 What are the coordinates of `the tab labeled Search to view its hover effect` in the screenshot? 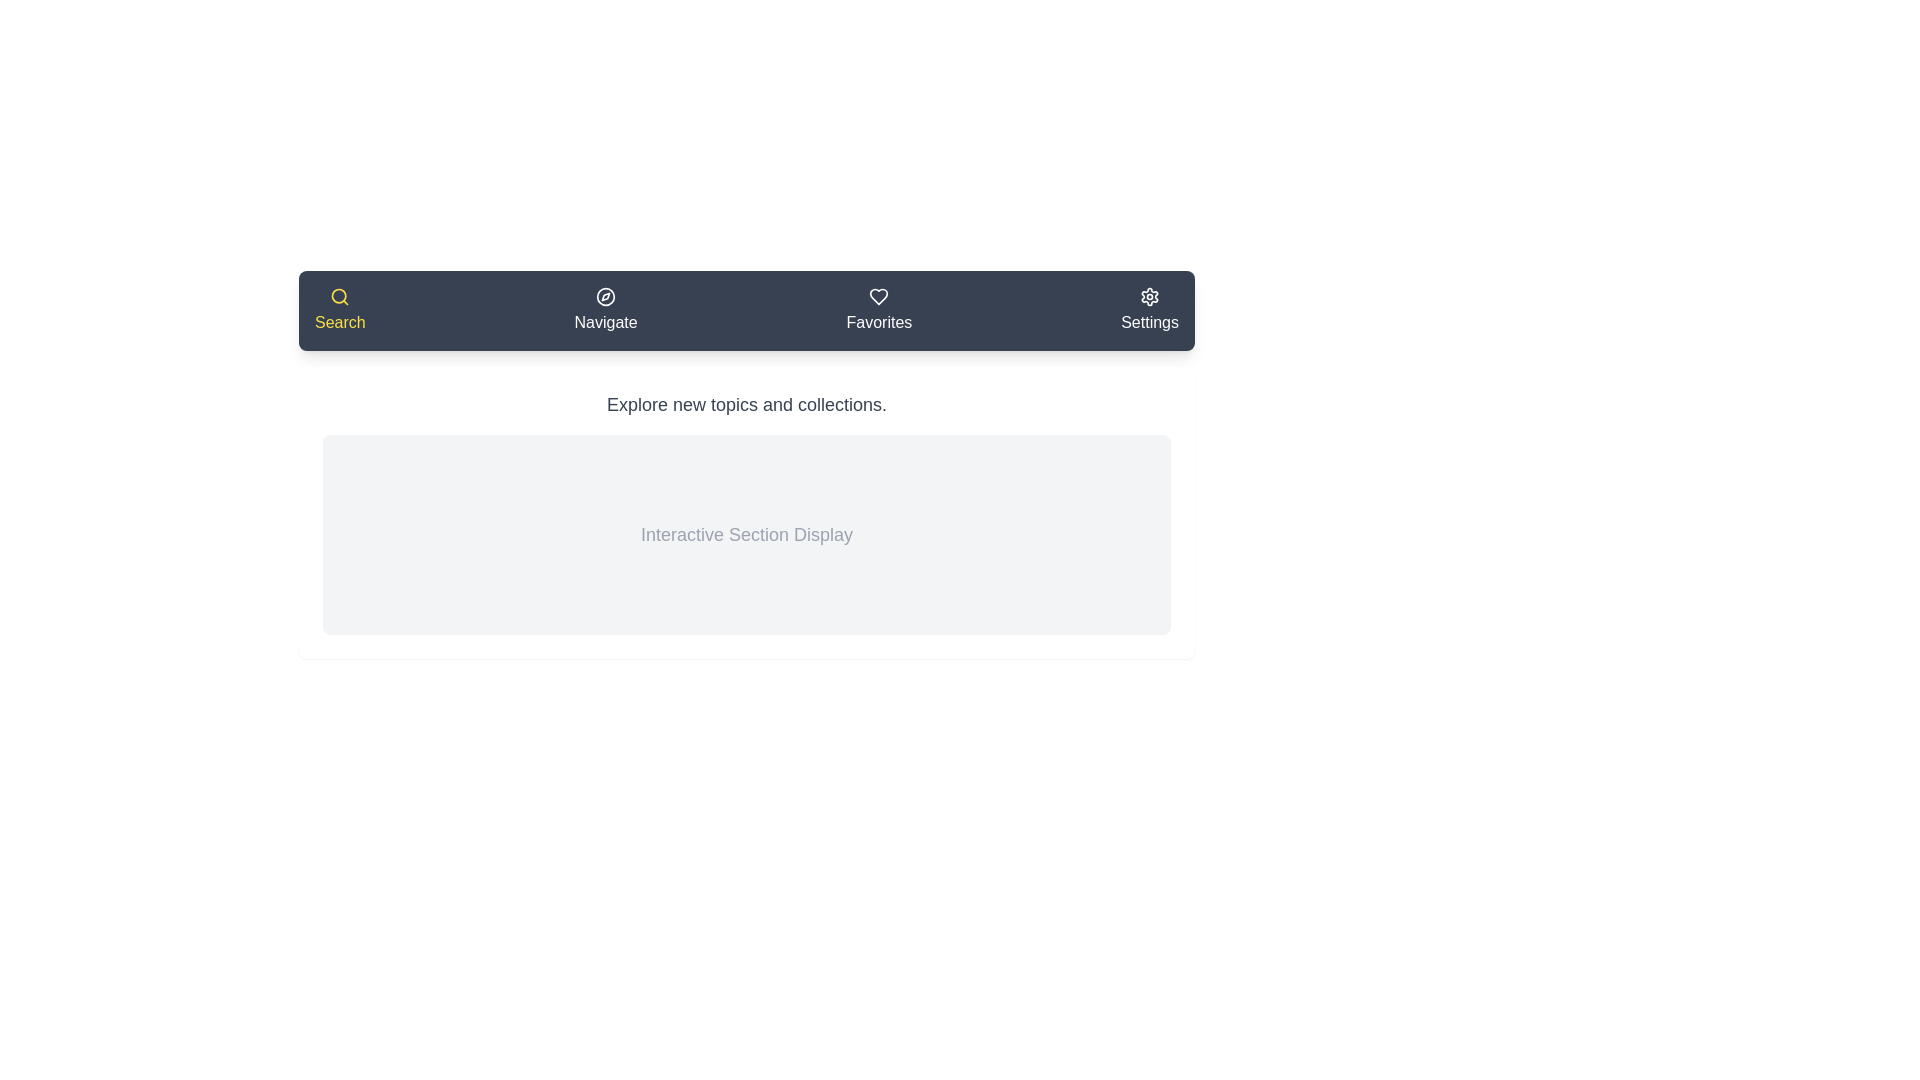 It's located at (340, 311).